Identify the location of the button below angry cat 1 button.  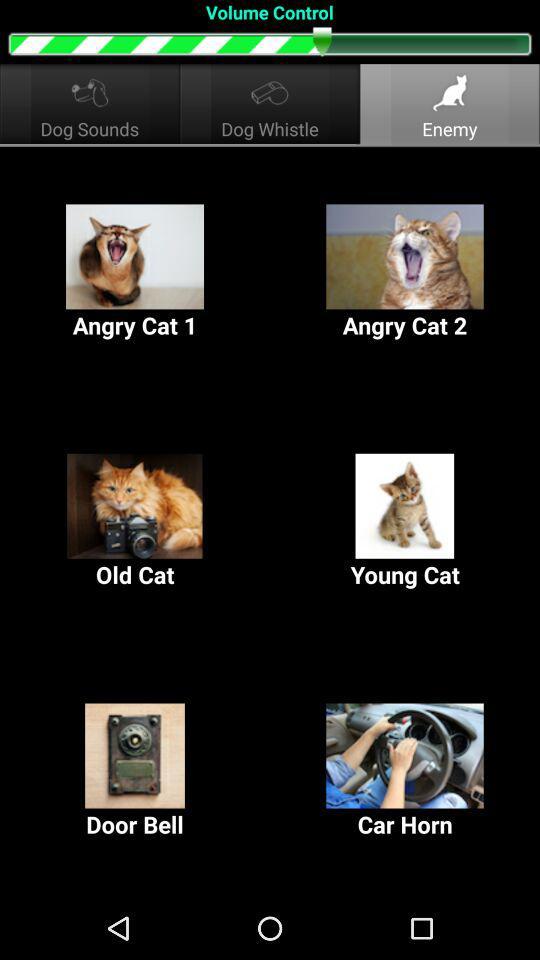
(135, 521).